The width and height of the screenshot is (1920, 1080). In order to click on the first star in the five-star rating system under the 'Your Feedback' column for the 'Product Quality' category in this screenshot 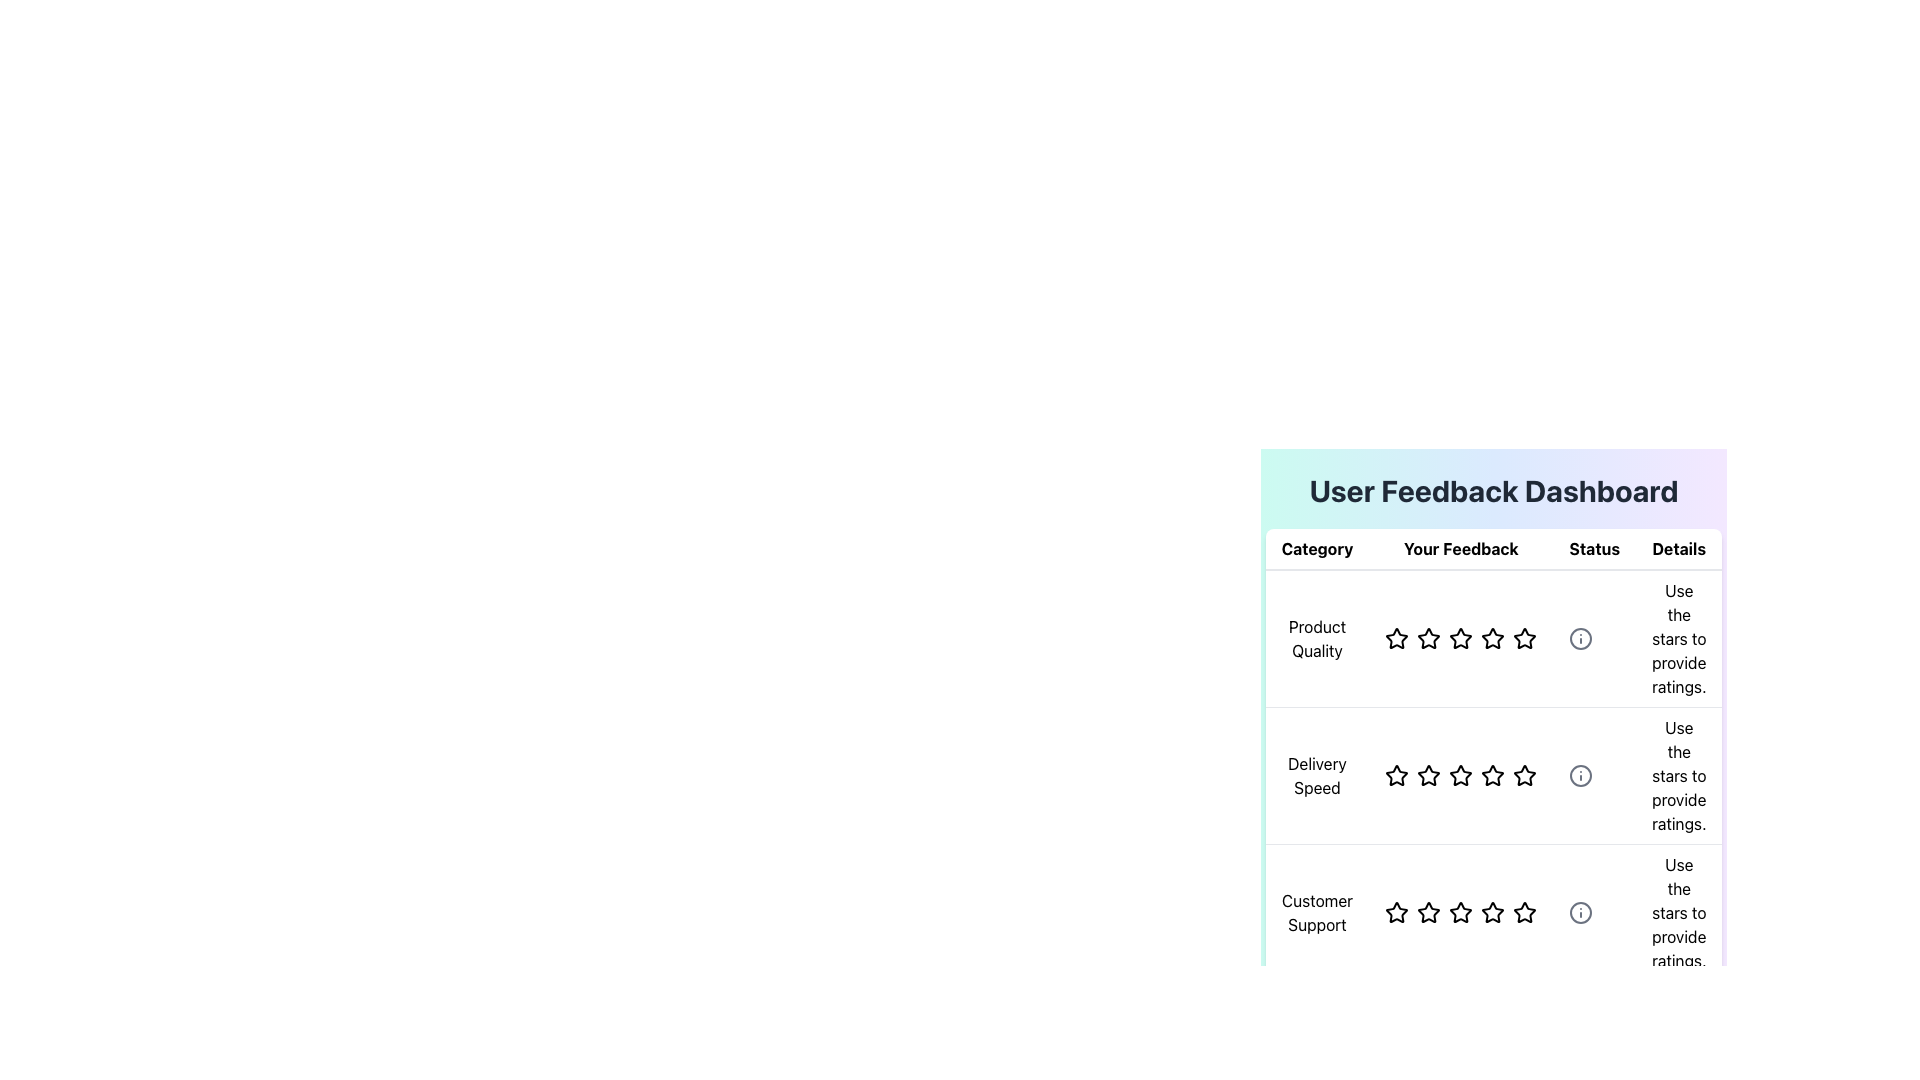, I will do `click(1396, 638)`.